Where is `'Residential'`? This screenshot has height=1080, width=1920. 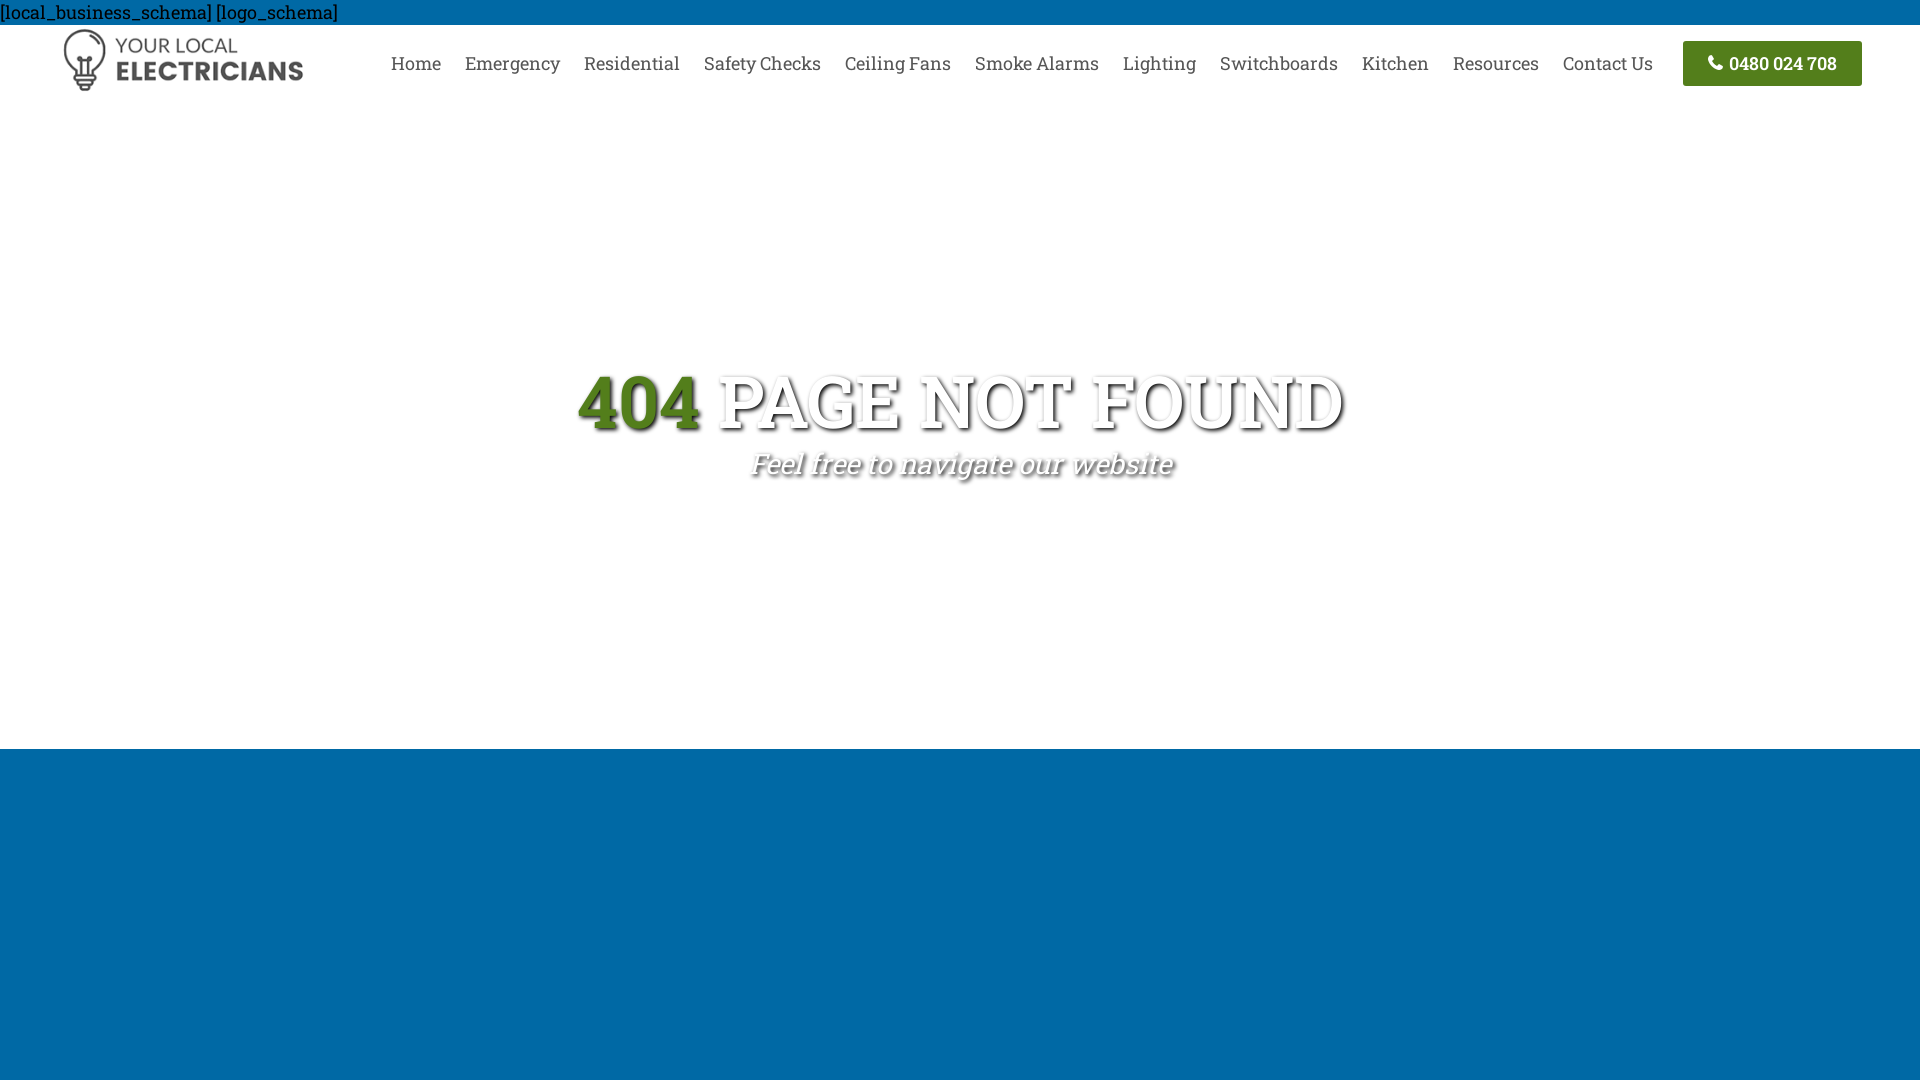 'Residential' is located at coordinates (631, 61).